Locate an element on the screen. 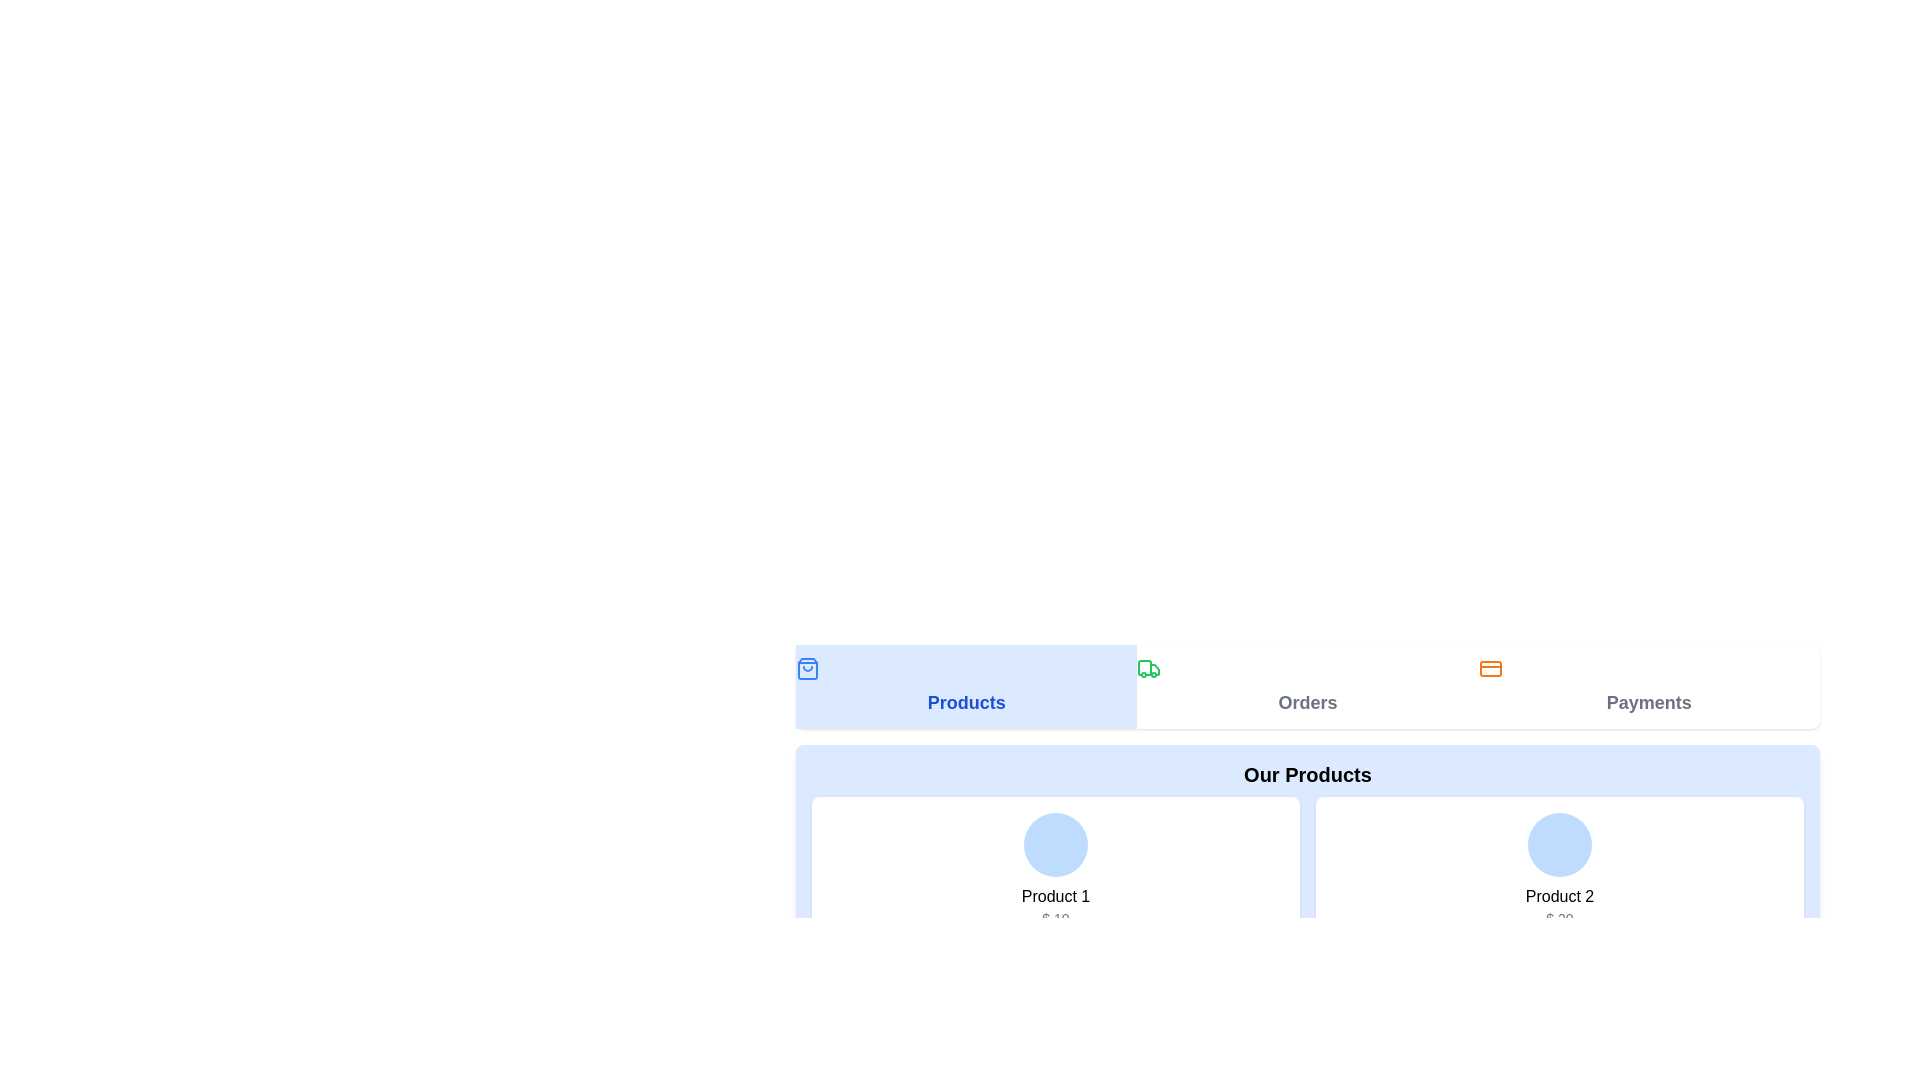  the 'Orders' button located in the middle section of the horizontal navigation bar is located at coordinates (1307, 685).